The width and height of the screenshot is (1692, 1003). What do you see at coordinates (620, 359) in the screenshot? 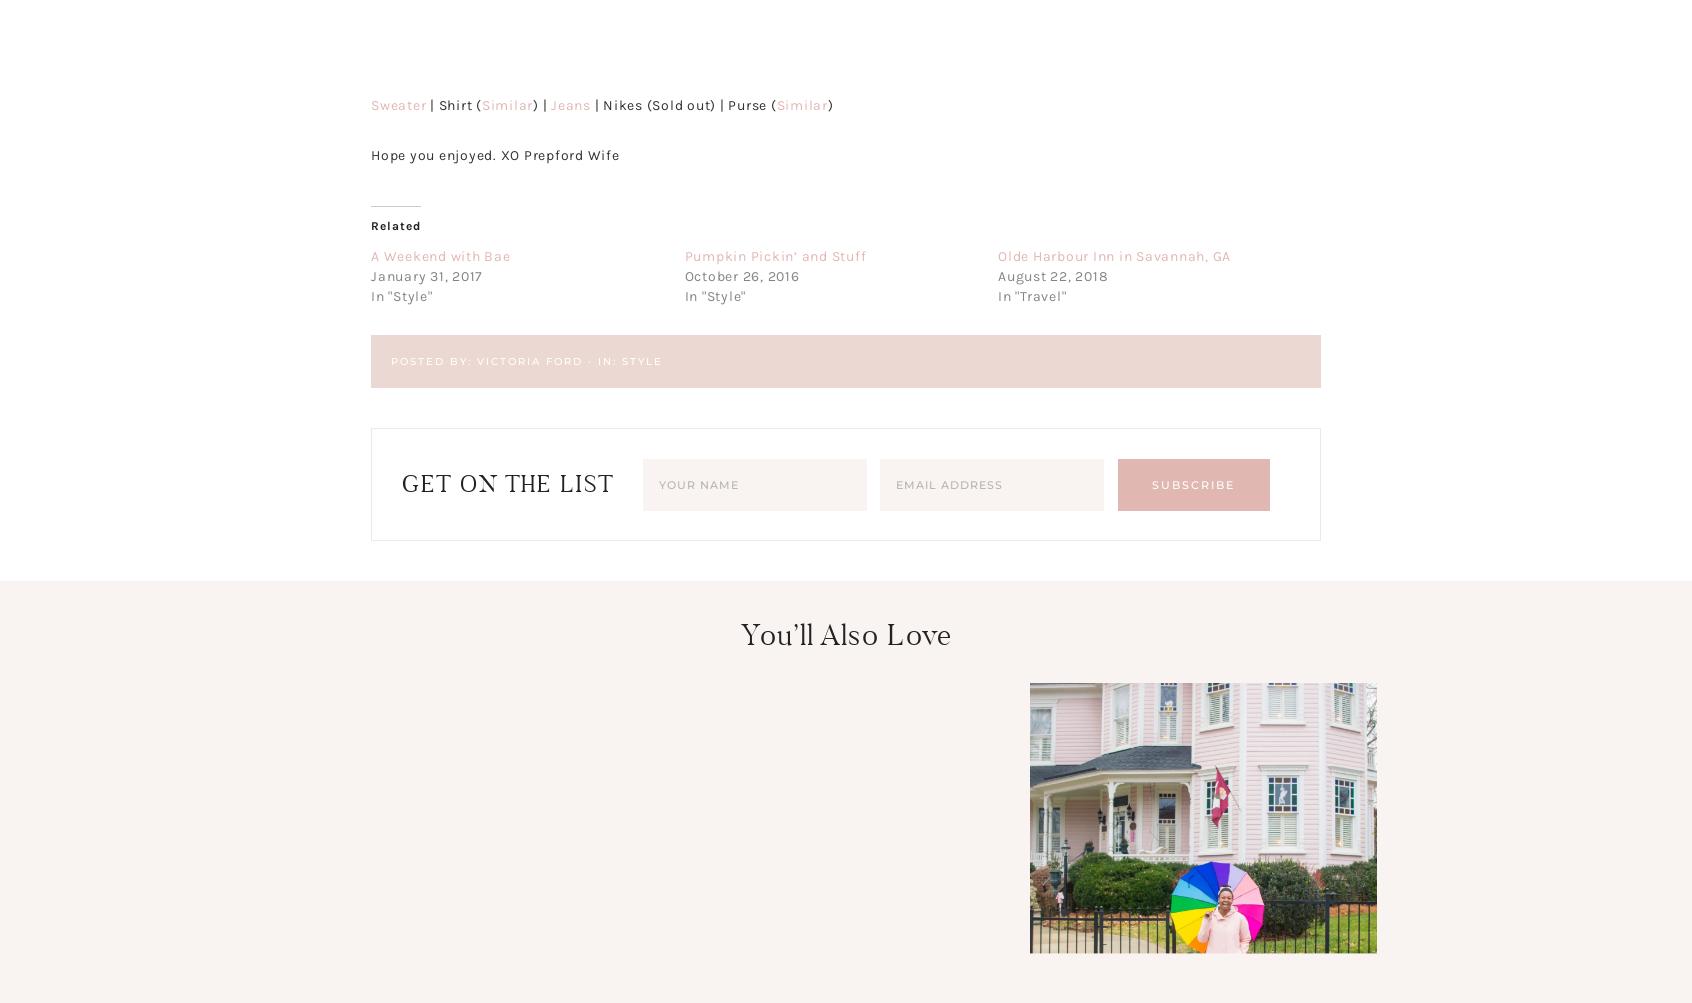
I see `'Style'` at bounding box center [620, 359].